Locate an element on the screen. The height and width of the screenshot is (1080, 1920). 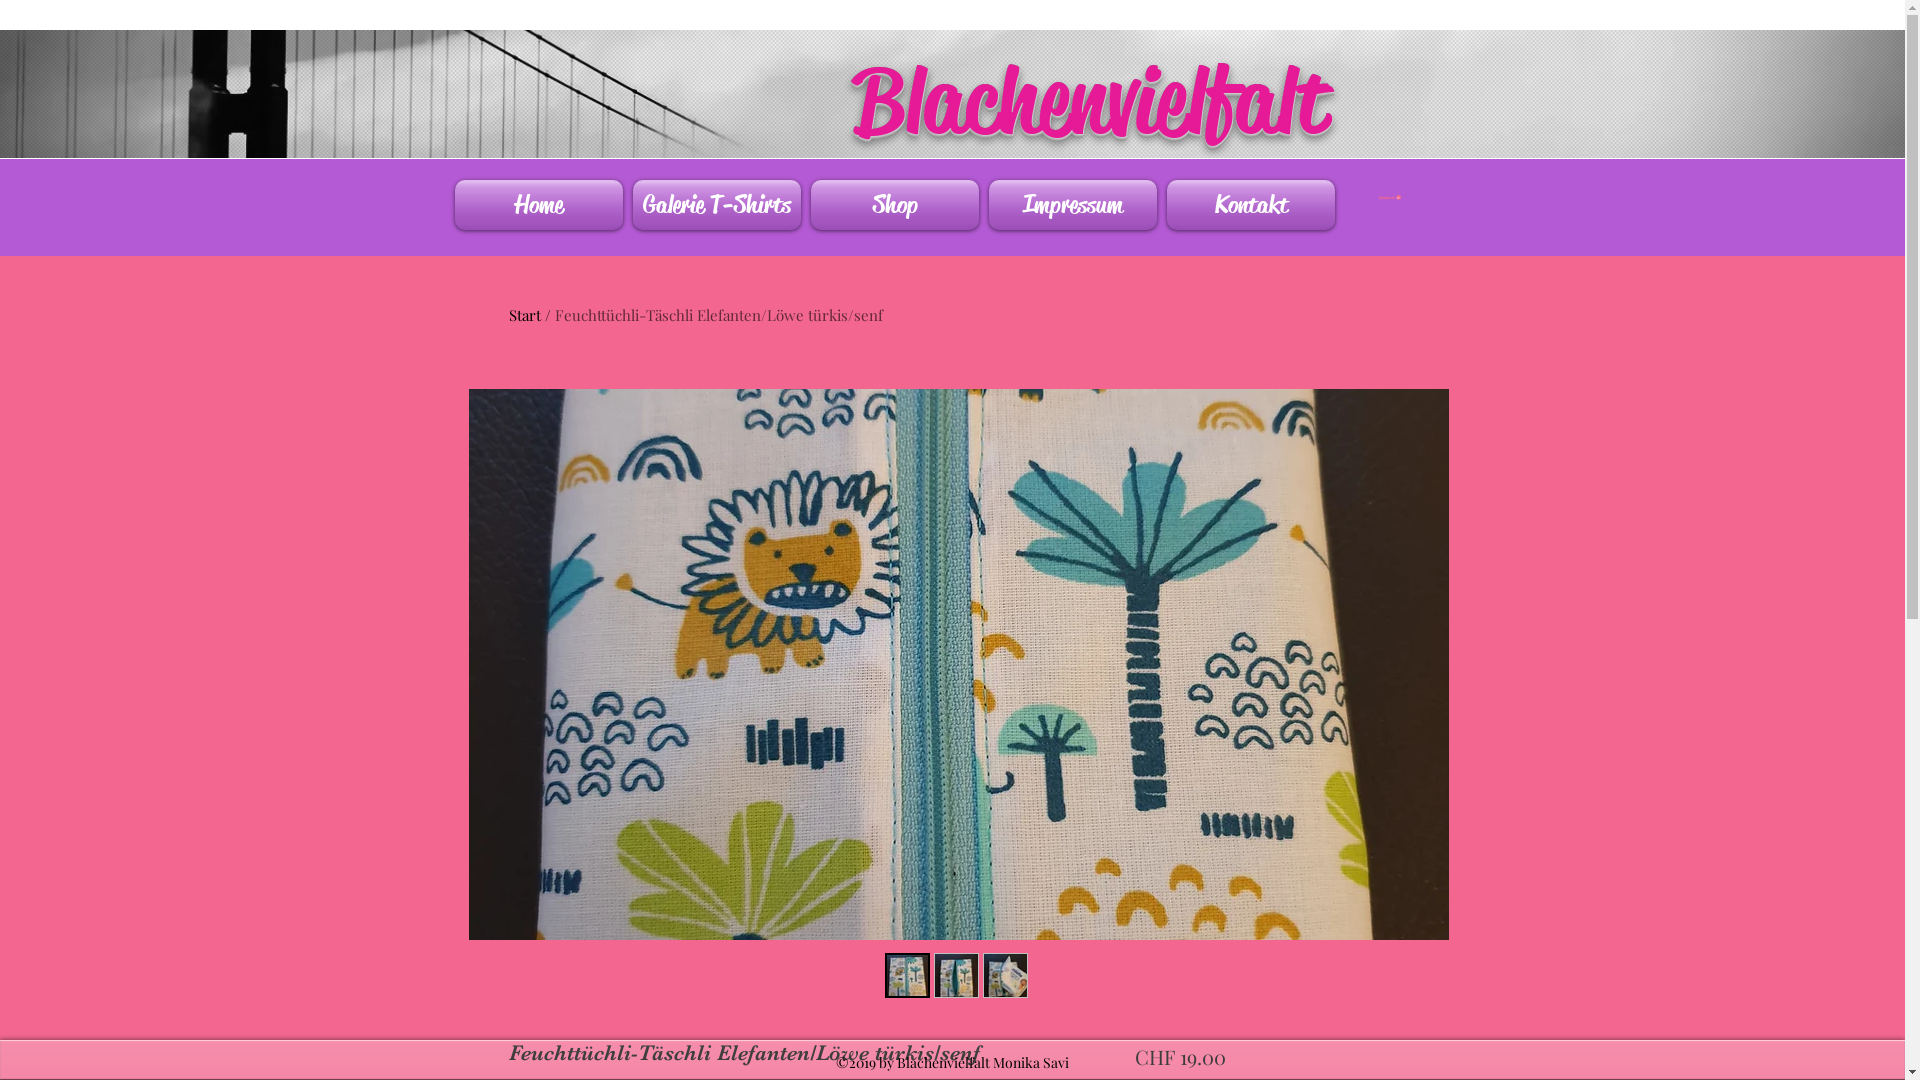
'Start' is located at coordinates (523, 315).